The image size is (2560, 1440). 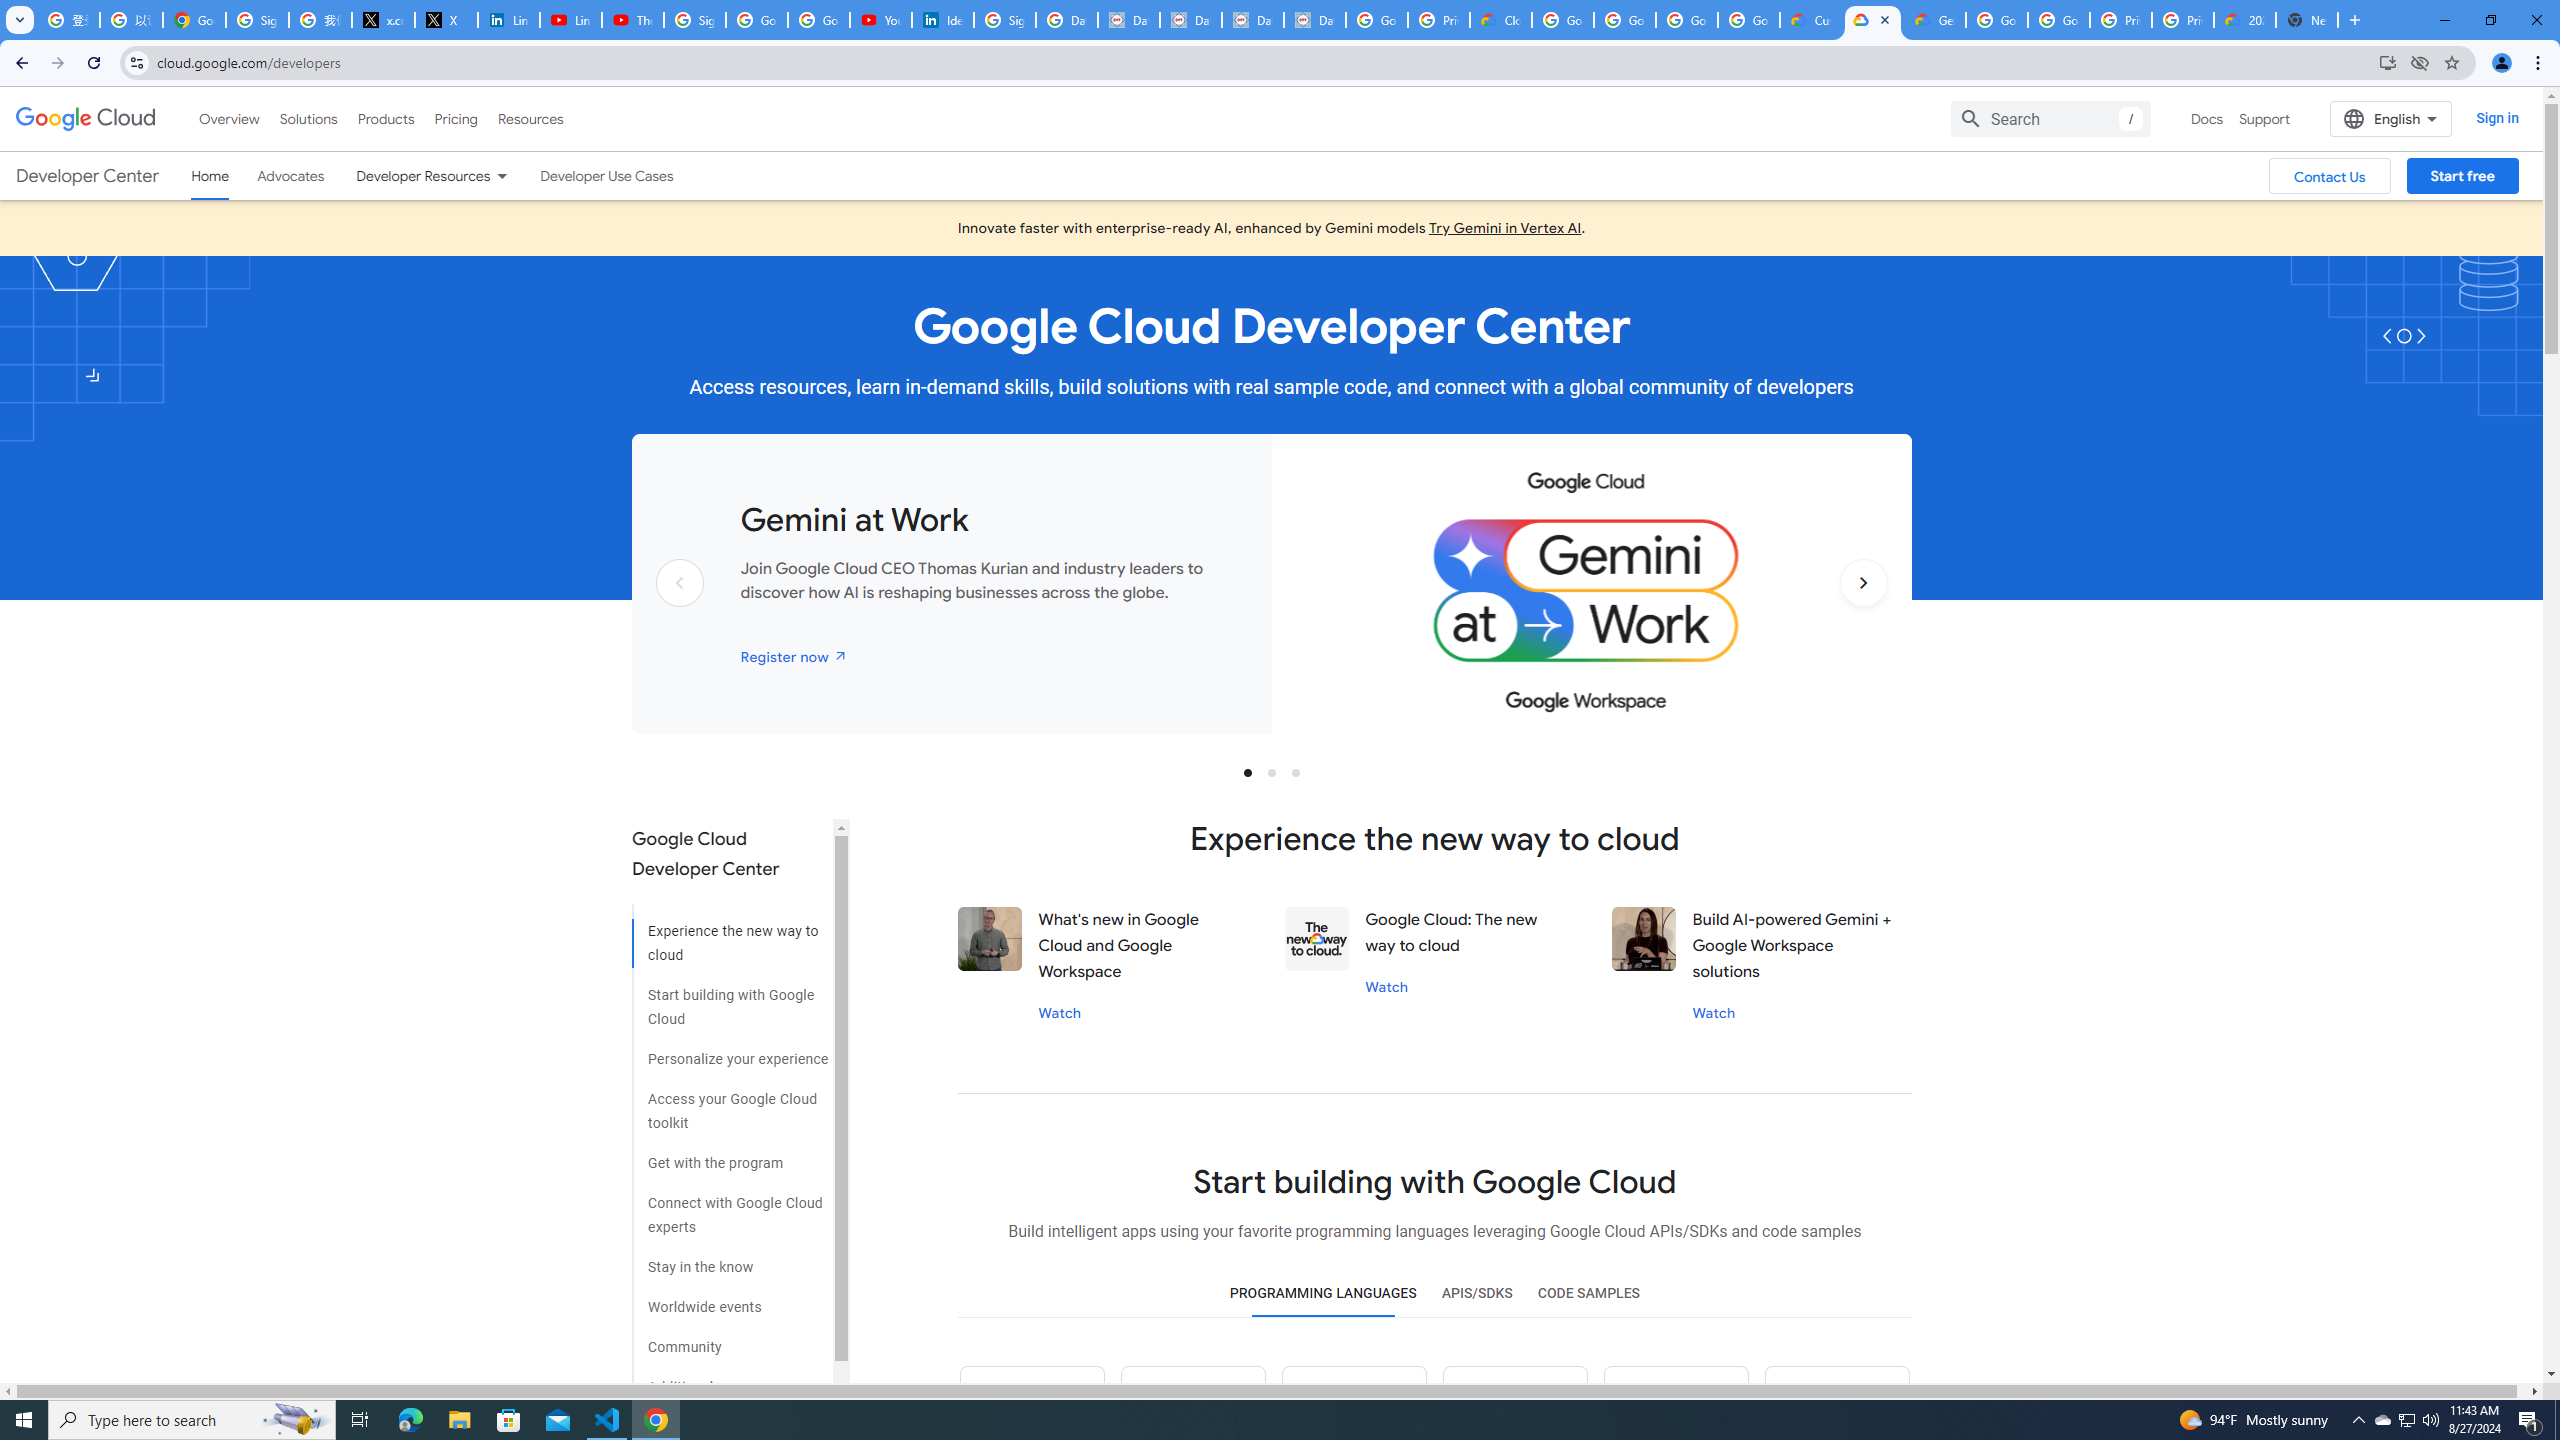 I want to click on 'Google Cloud', so click(x=85, y=118).